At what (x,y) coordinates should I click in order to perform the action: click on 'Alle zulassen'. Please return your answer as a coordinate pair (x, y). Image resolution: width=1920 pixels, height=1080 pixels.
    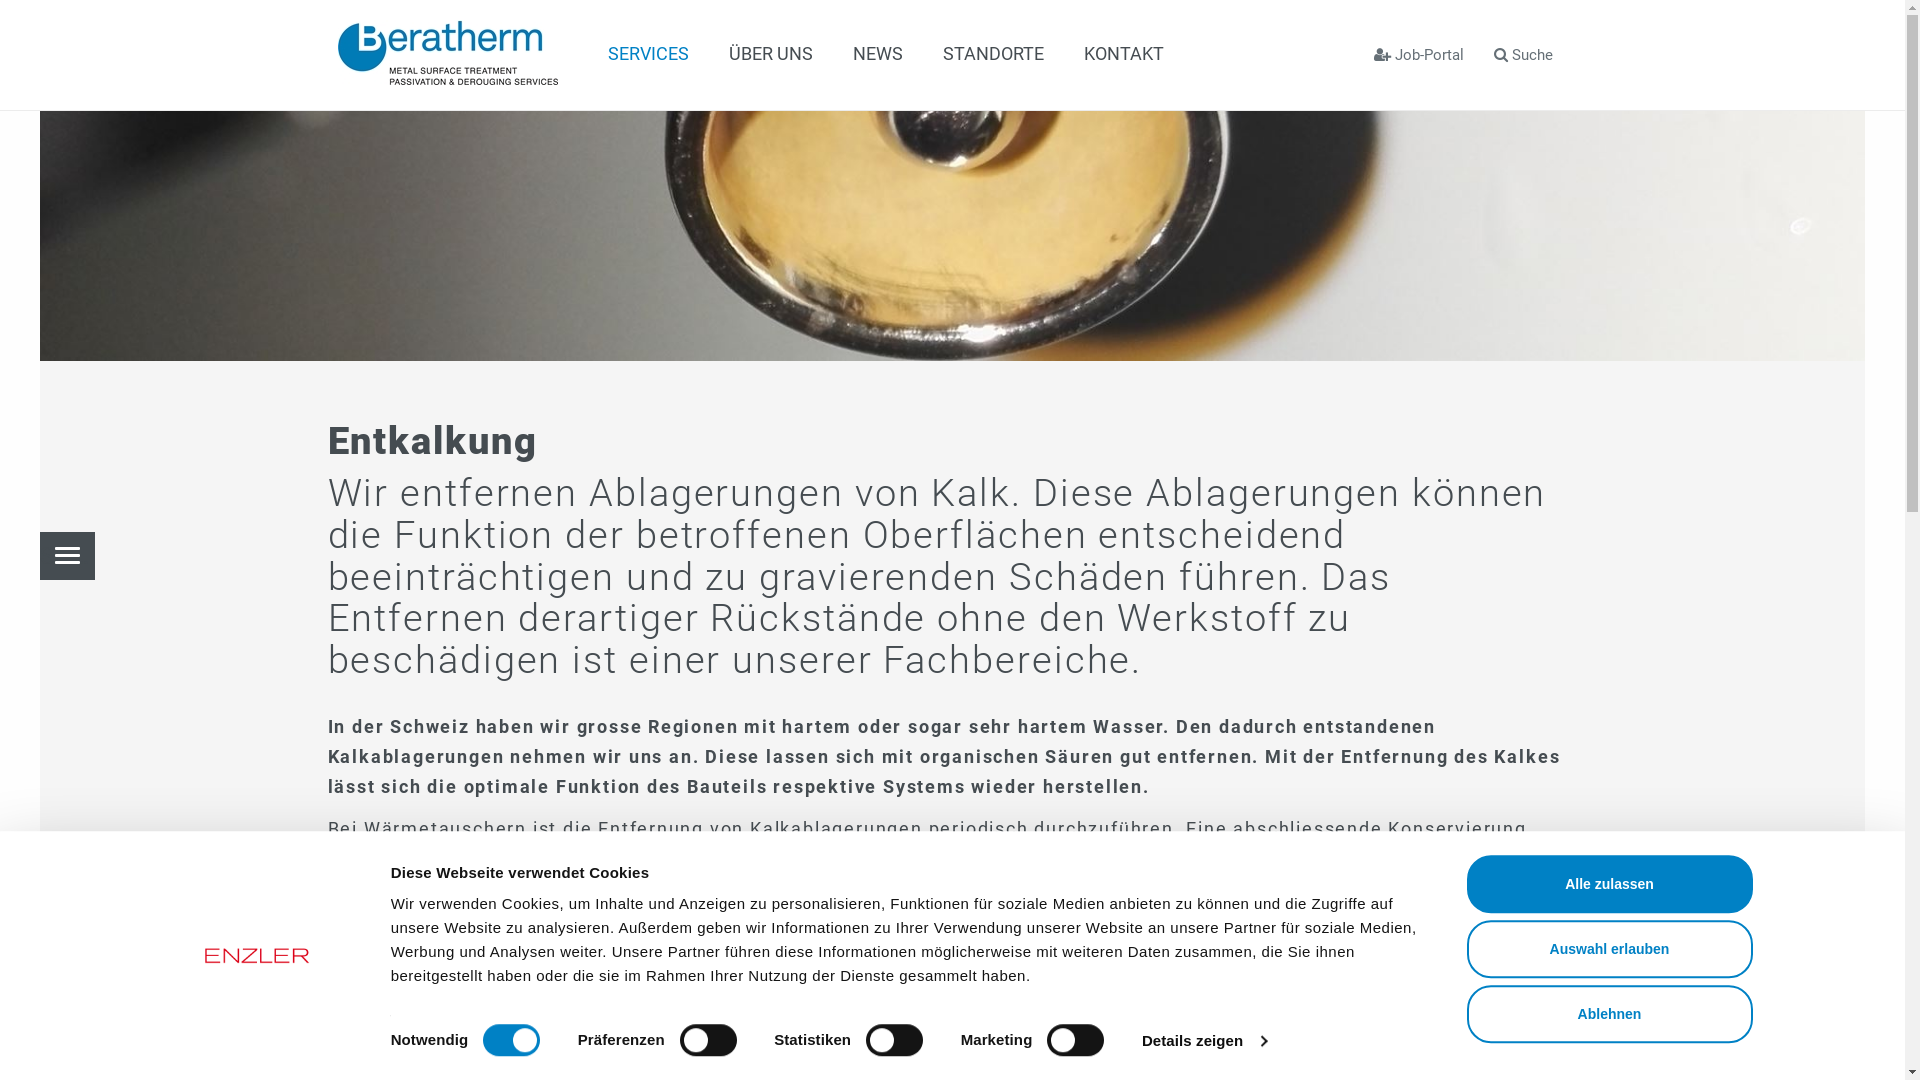
    Looking at the image, I should click on (1608, 882).